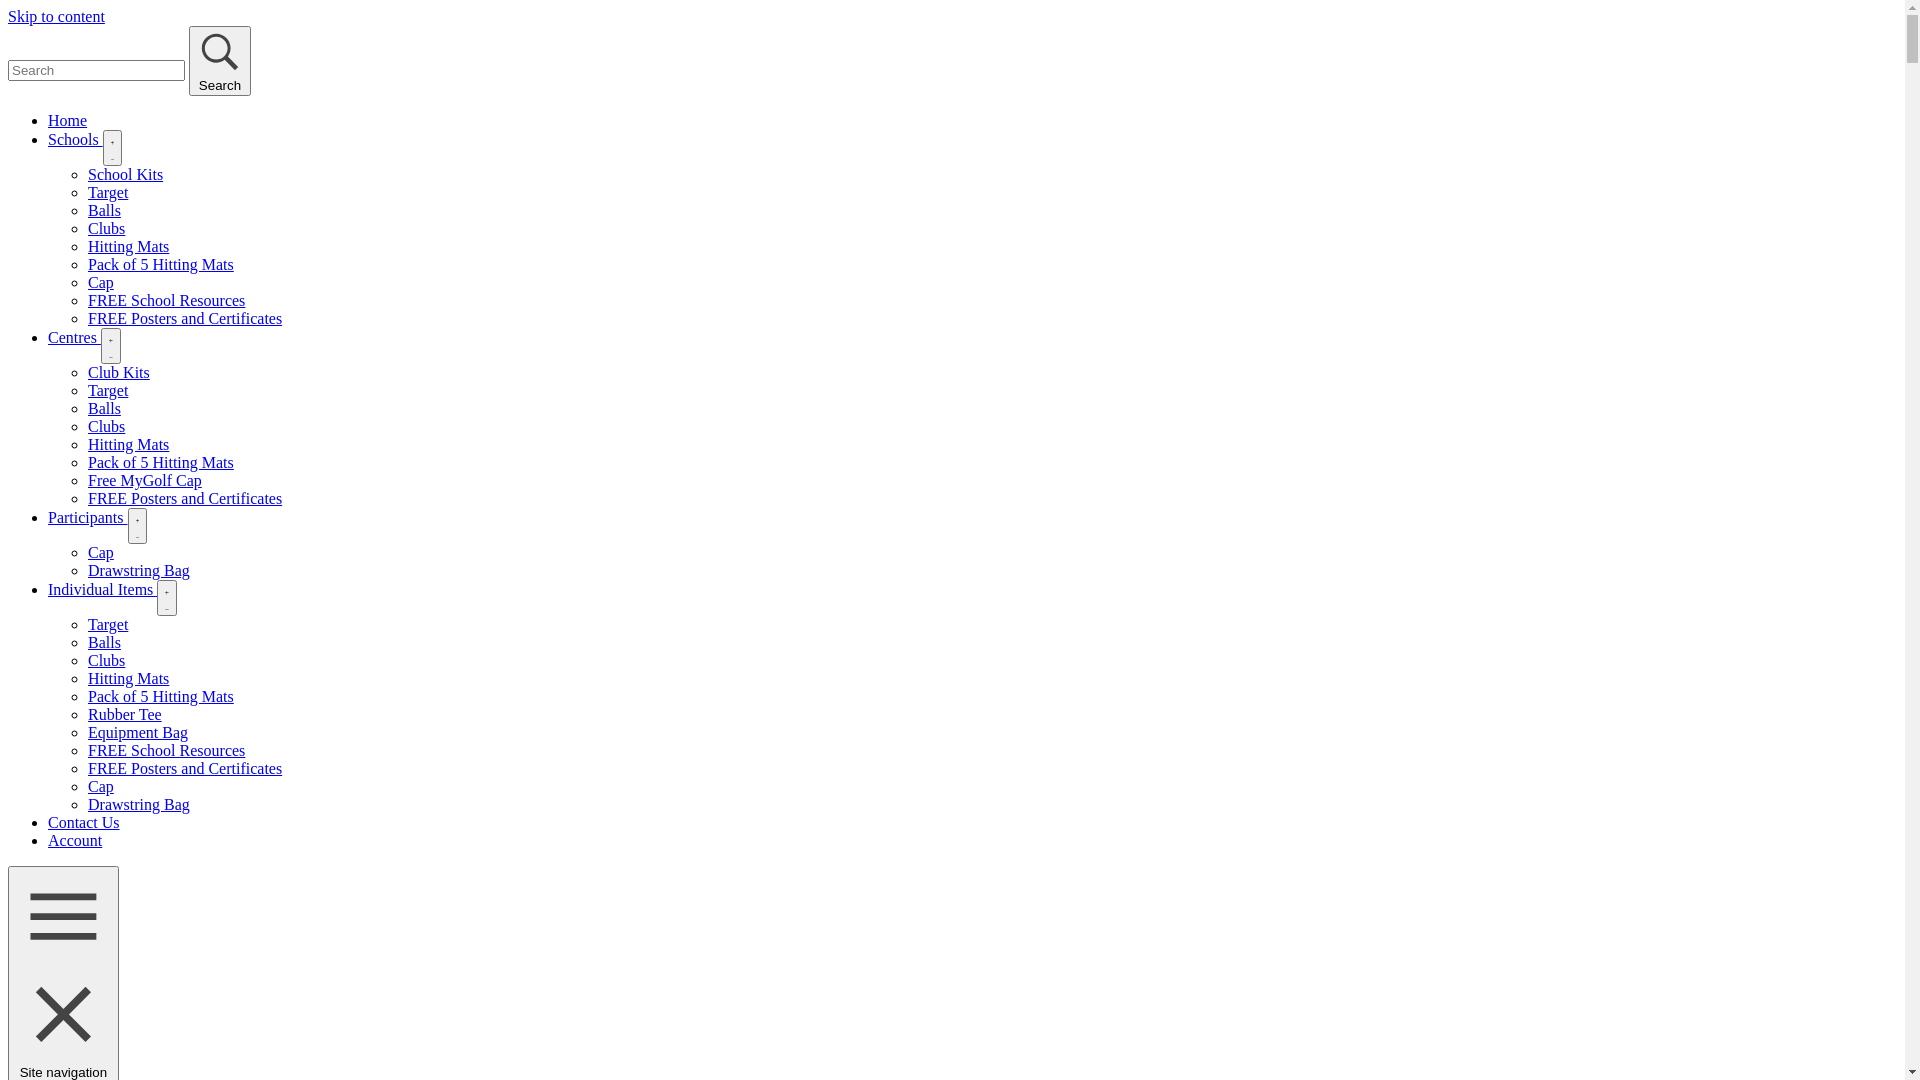 This screenshot has width=1920, height=1080. Describe the element at coordinates (75, 138) in the screenshot. I see `'Schools'` at that location.